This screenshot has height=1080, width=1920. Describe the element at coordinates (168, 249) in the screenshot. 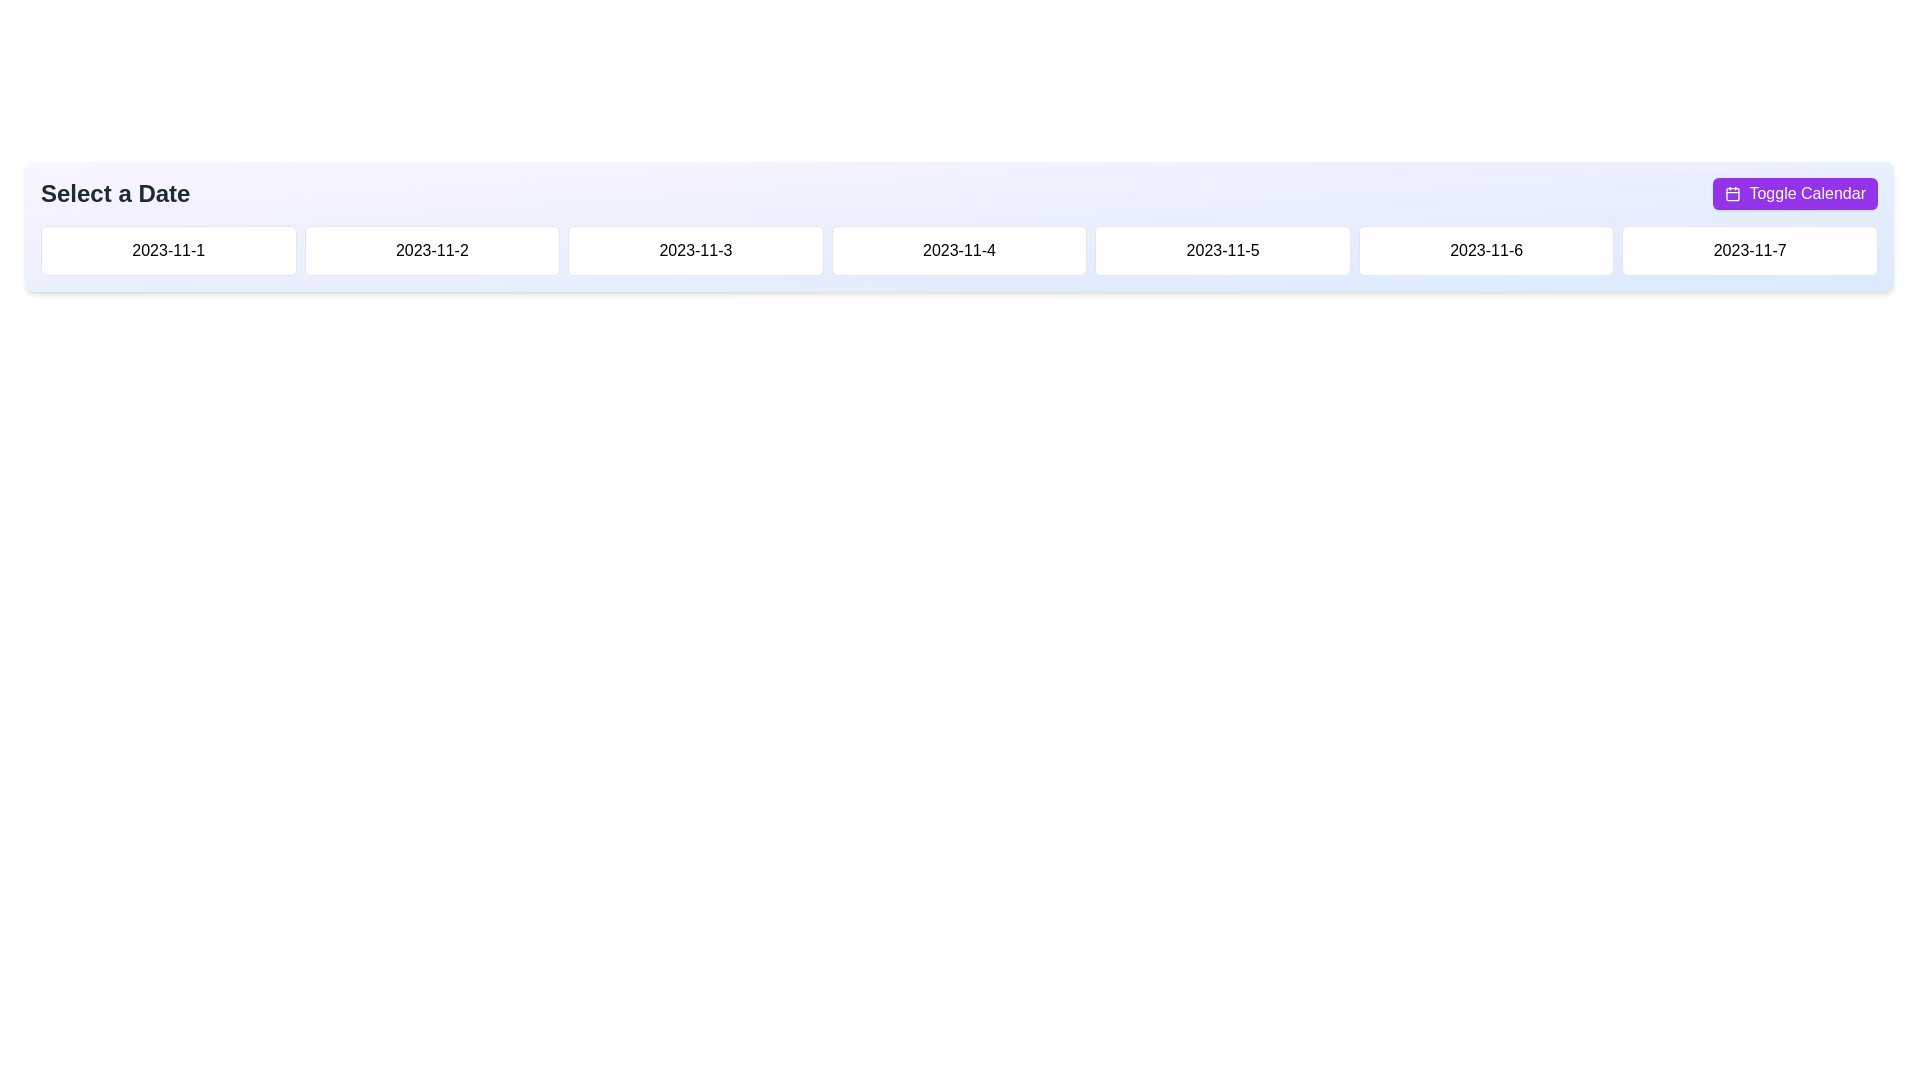

I see `the date tile button displaying '2023-11-1', which is the first item in a grid of seven elements, to trigger the background color change` at that location.